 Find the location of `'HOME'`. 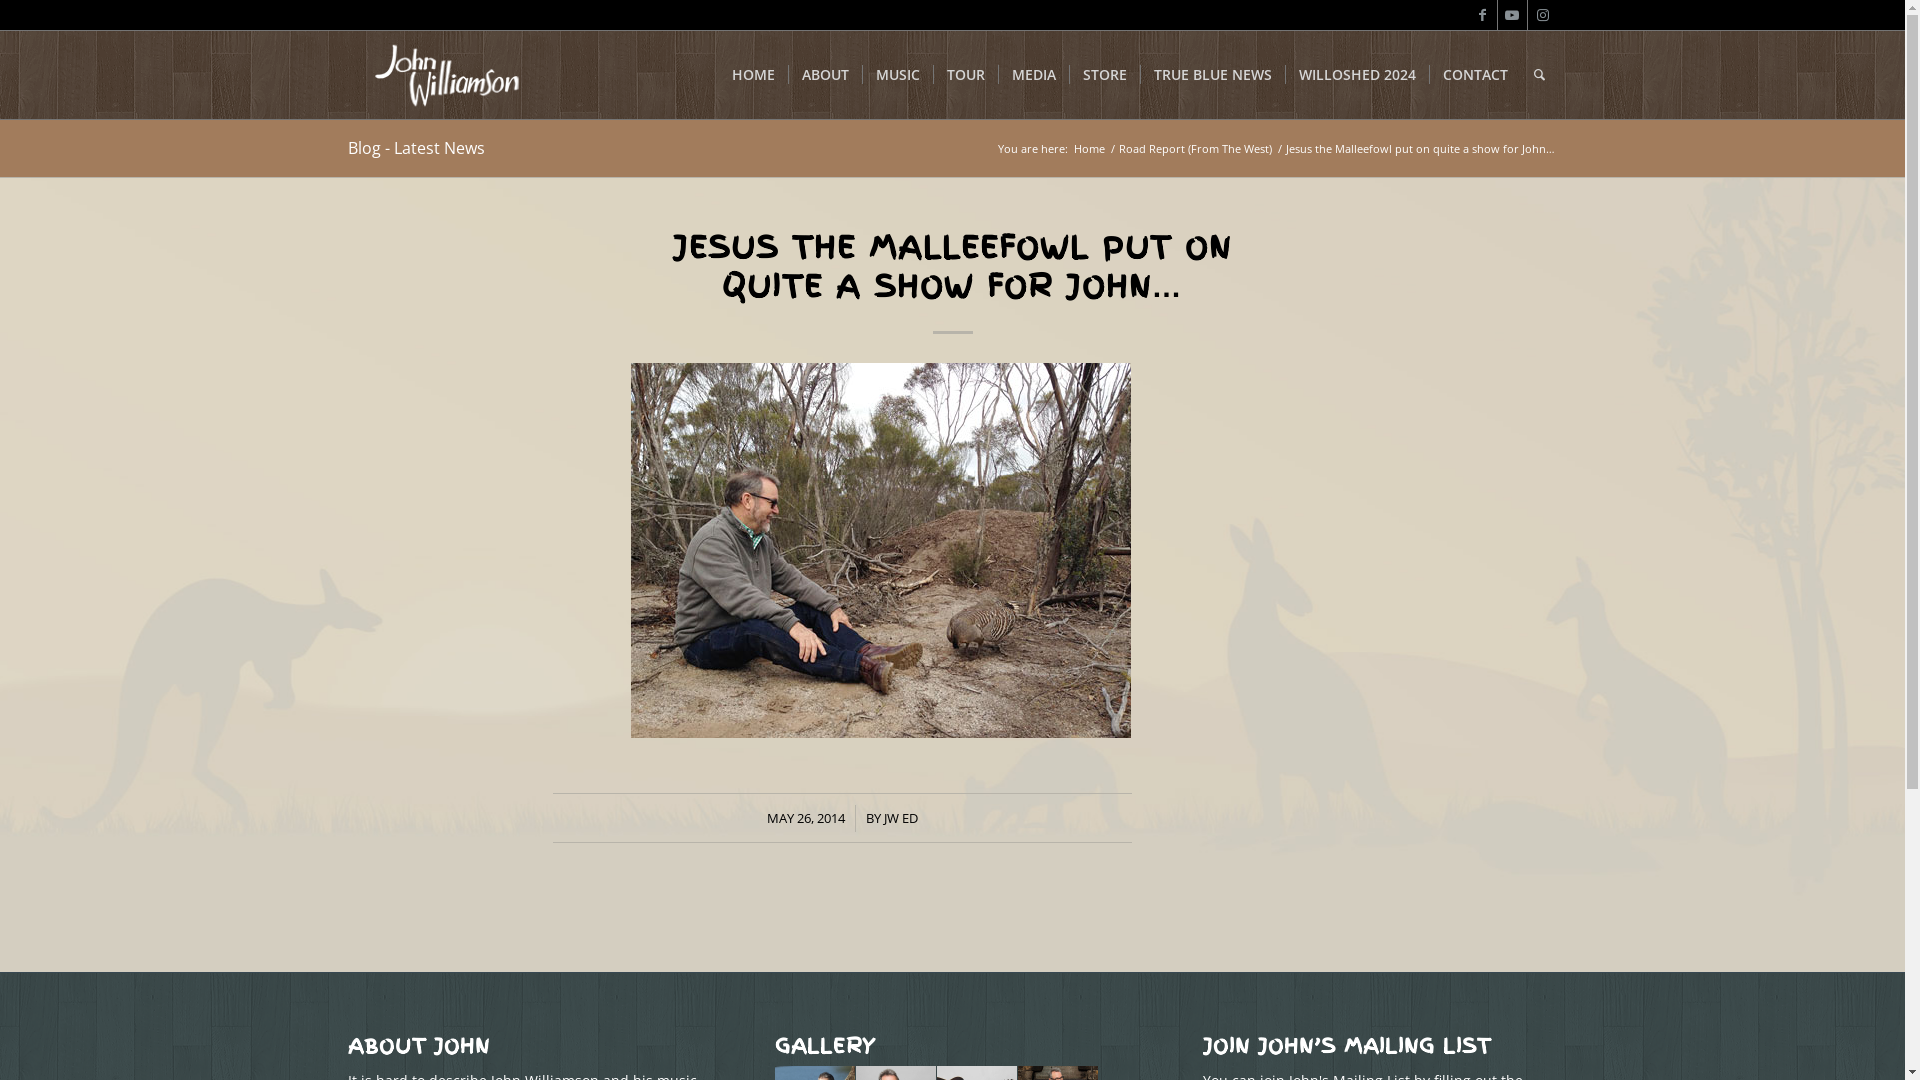

'HOME' is located at coordinates (751, 73).